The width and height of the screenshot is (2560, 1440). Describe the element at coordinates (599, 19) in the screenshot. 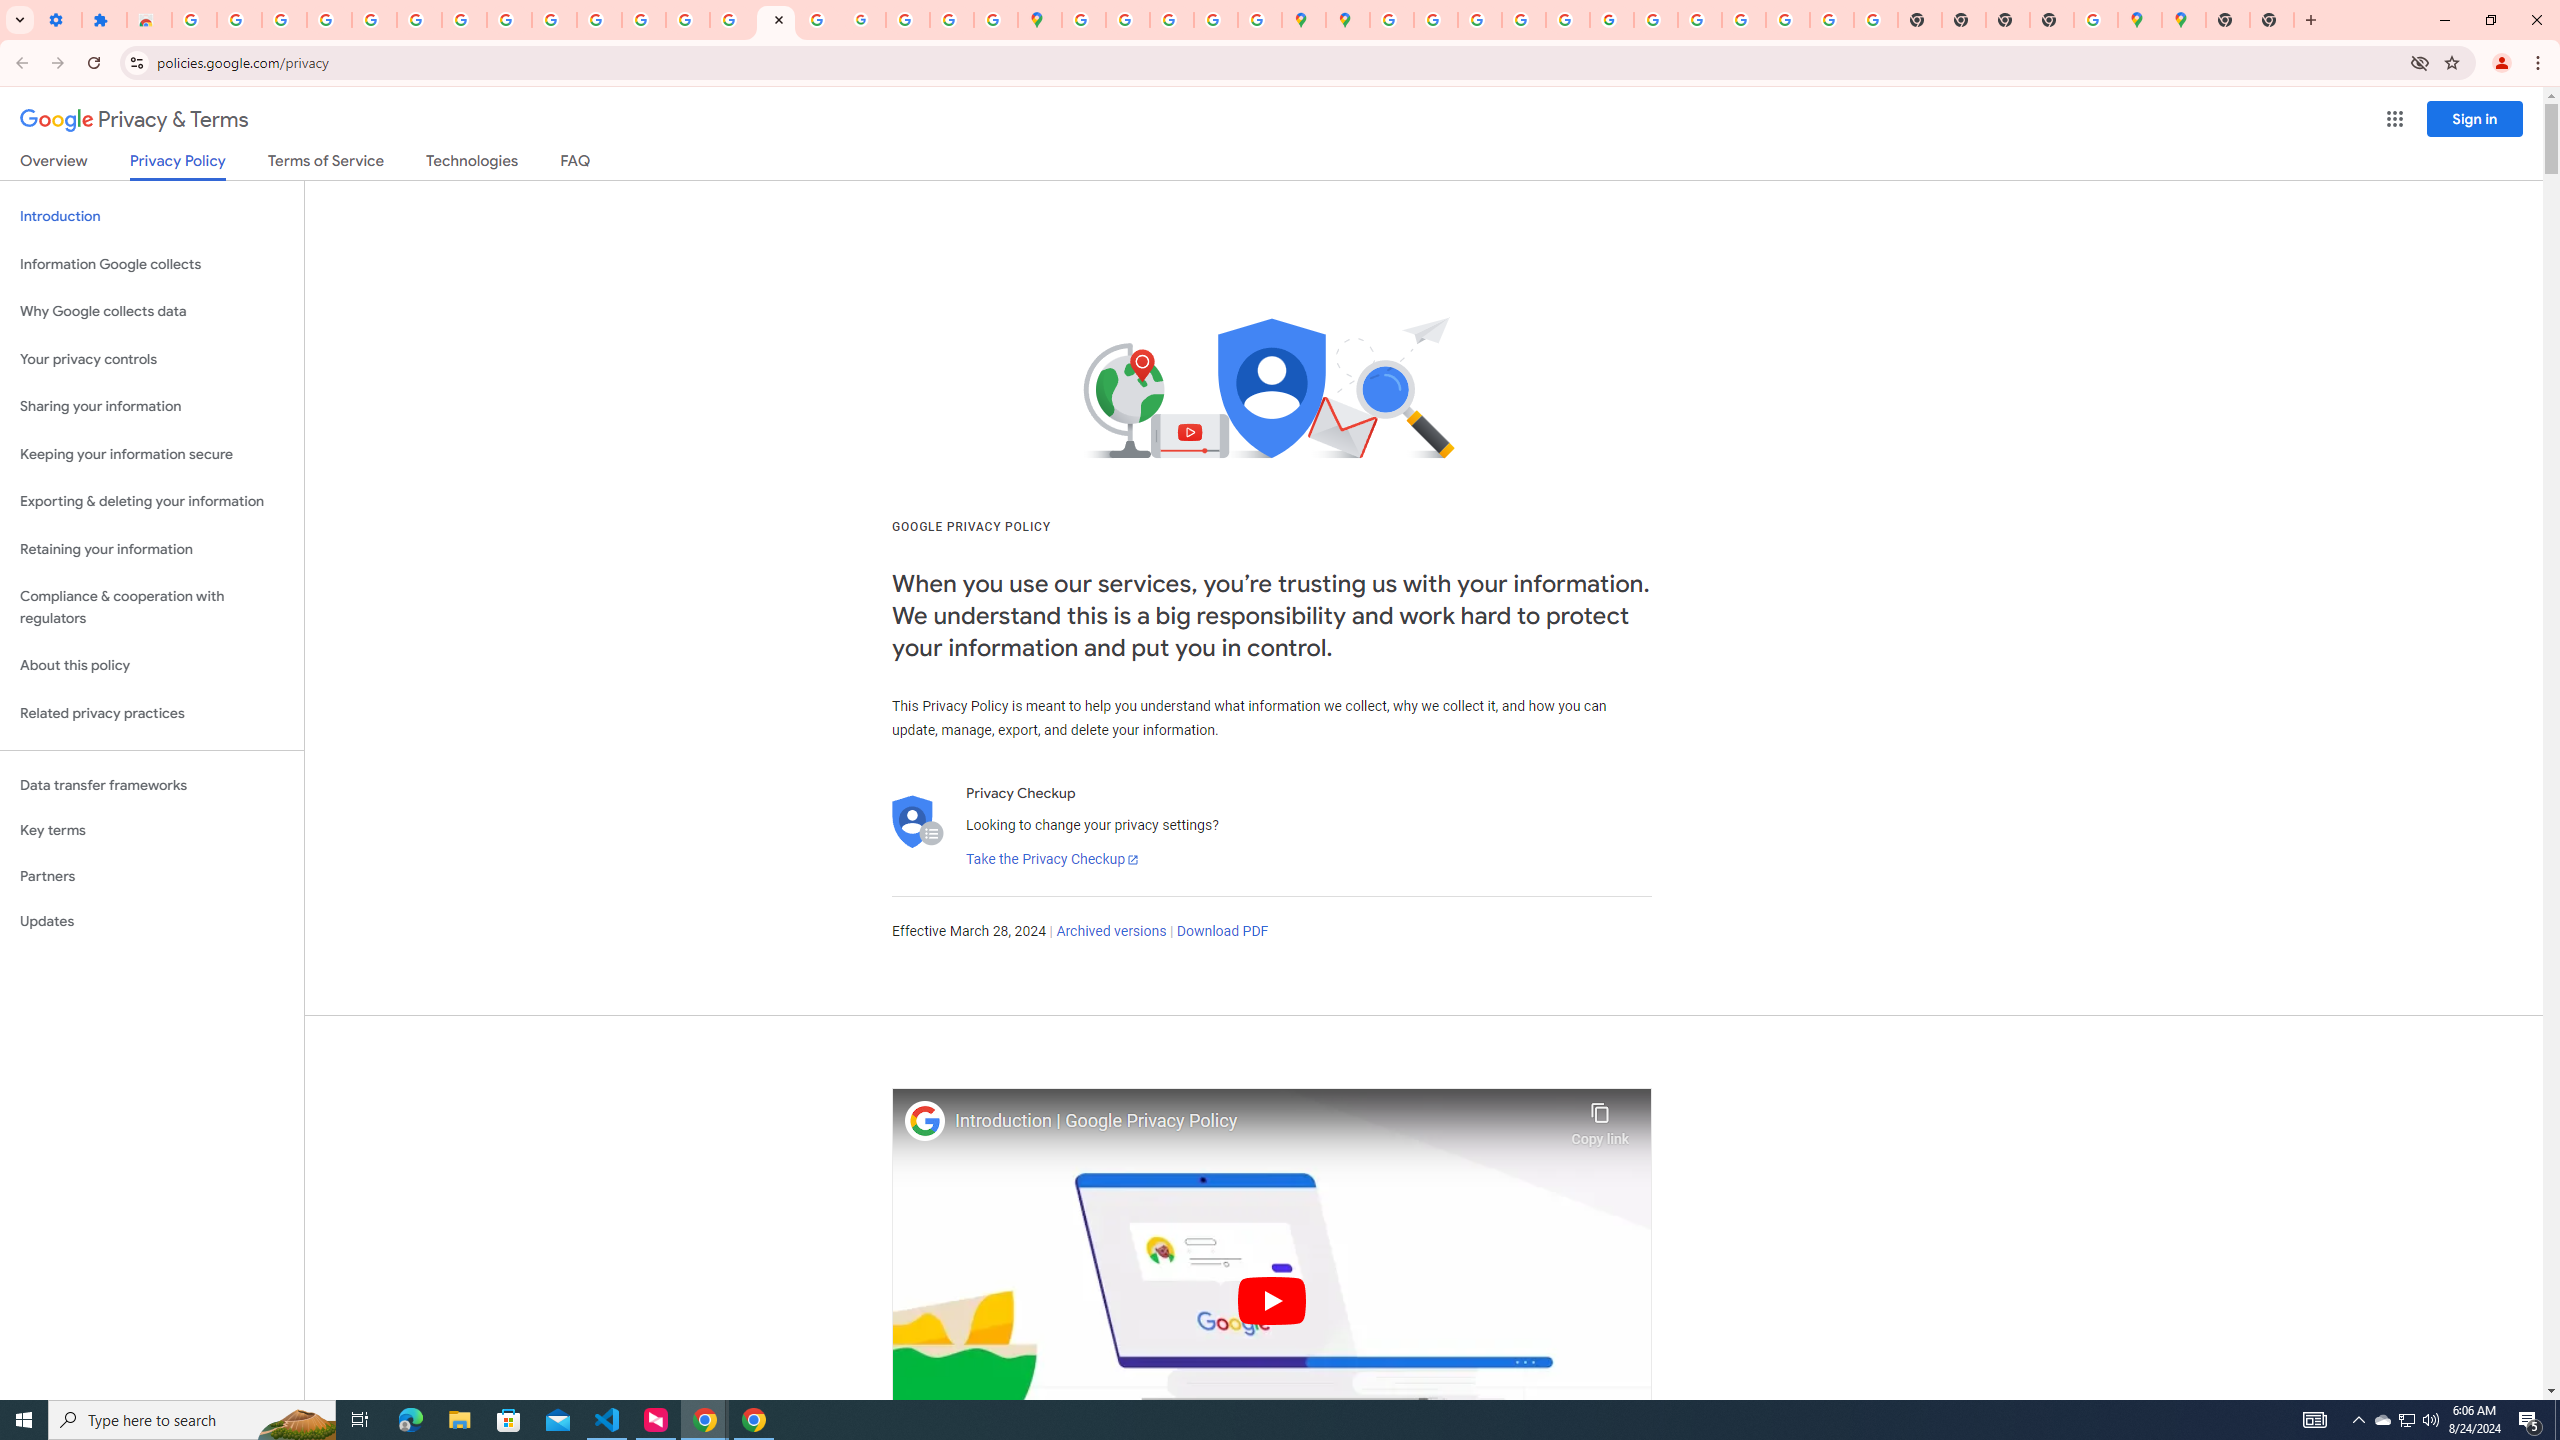

I see `'https://scholar.google.com/'` at that location.